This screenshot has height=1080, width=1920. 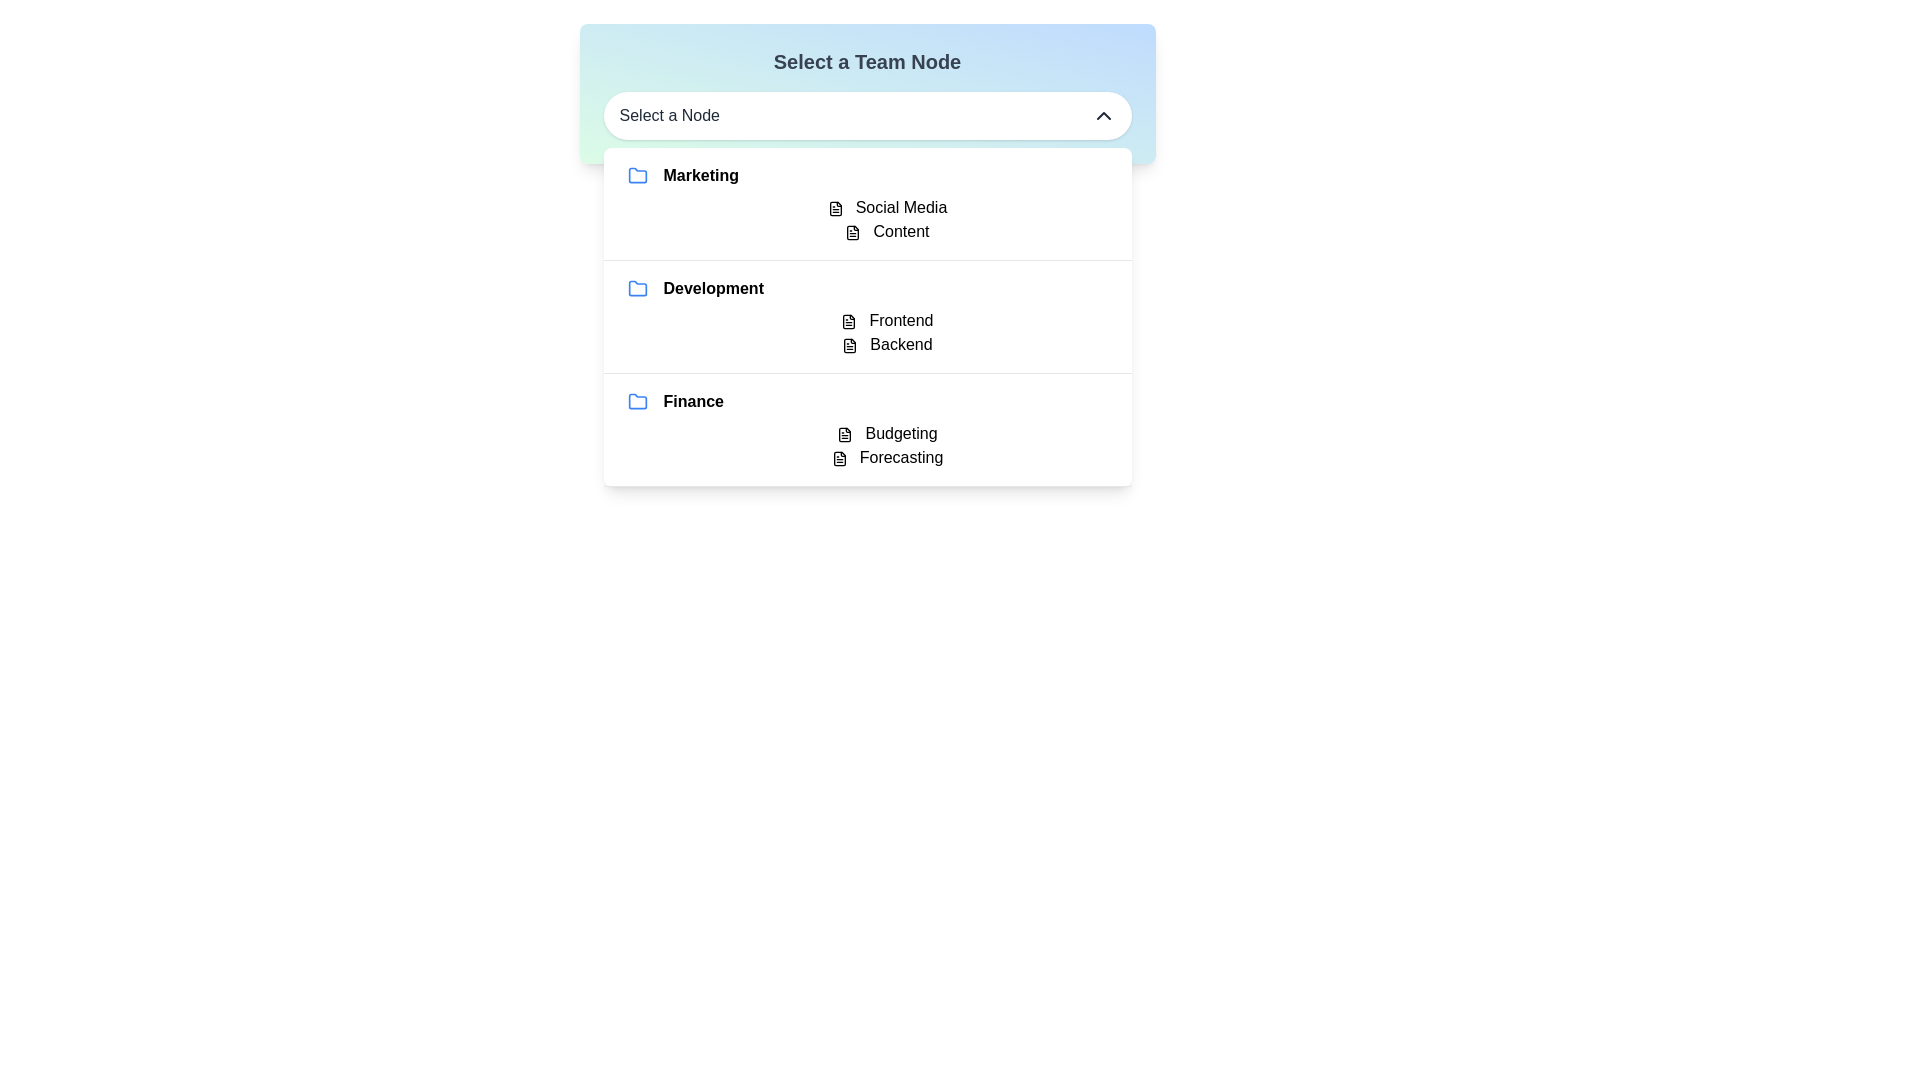 What do you see at coordinates (636, 401) in the screenshot?
I see `the blue folder icon located to the left of the 'Finance' label` at bounding box center [636, 401].